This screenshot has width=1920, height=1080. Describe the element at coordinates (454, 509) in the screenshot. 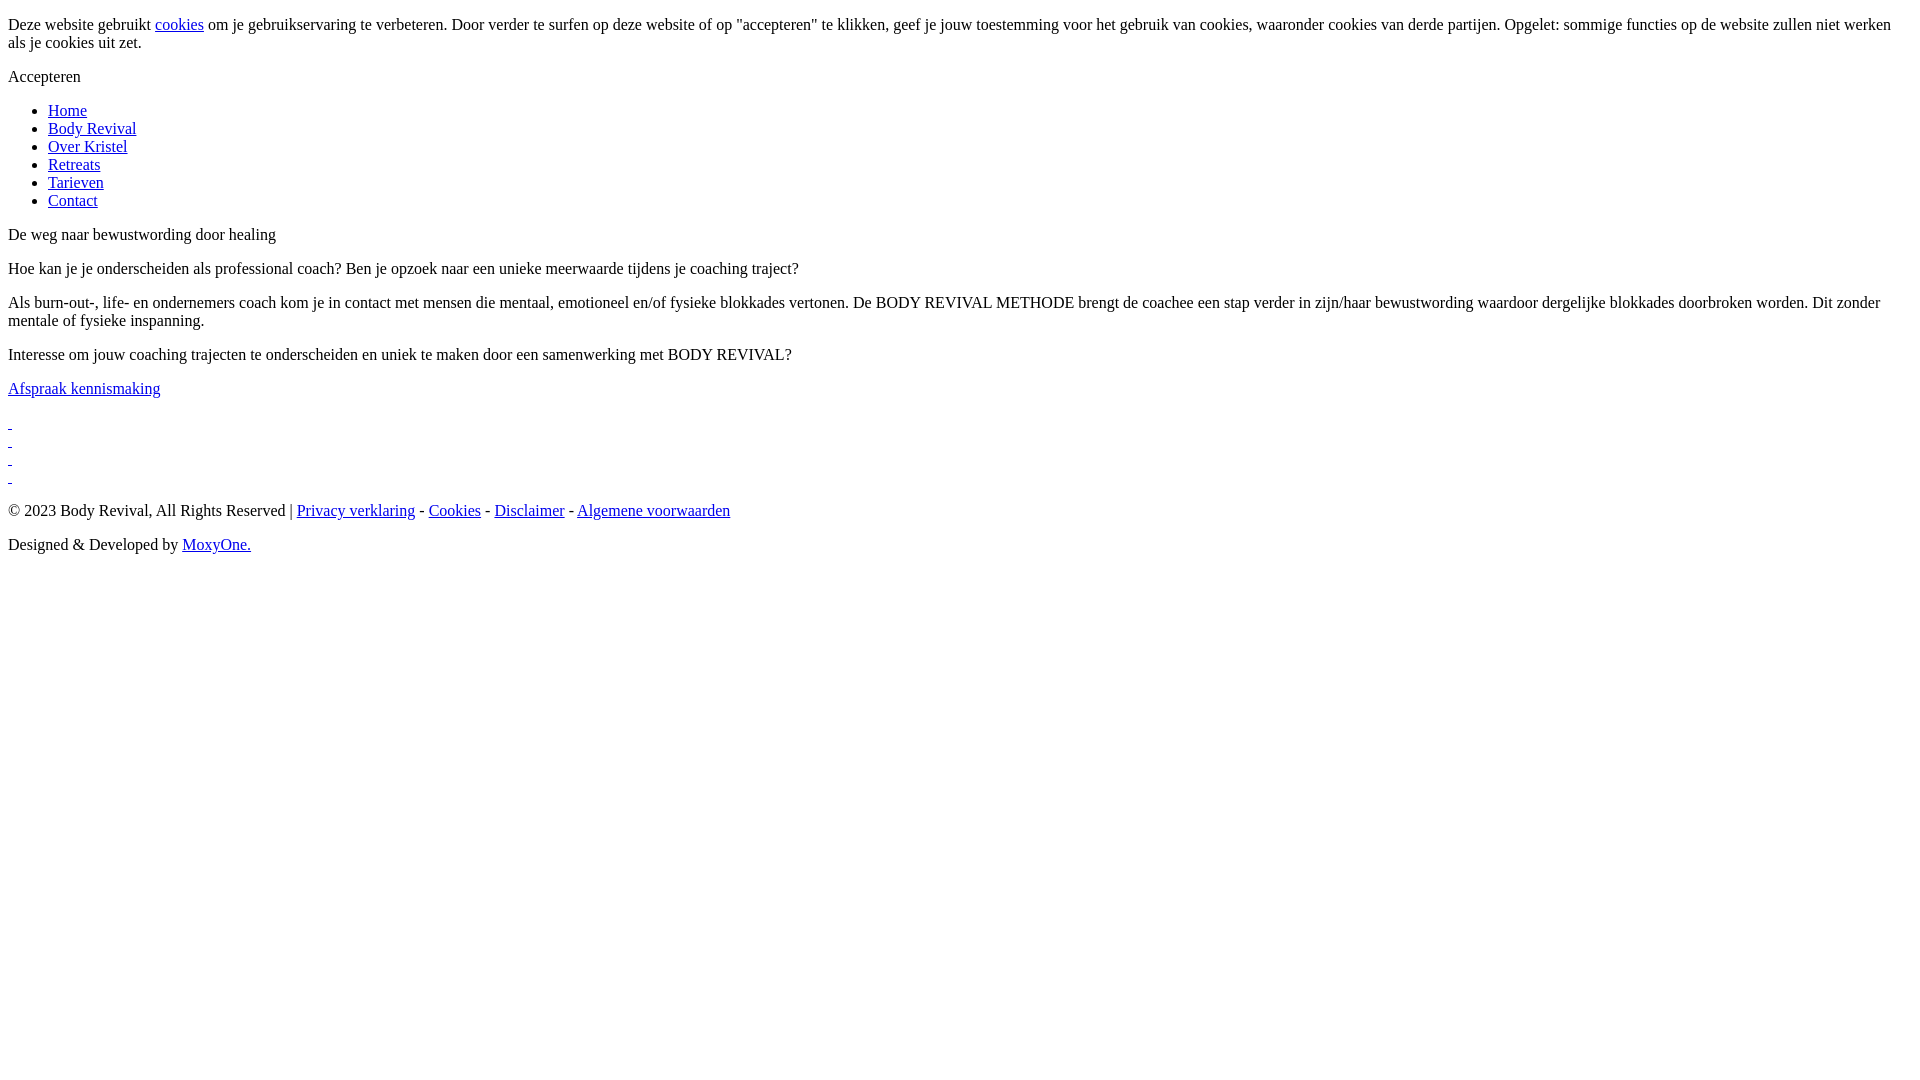

I see `'Cookies'` at that location.